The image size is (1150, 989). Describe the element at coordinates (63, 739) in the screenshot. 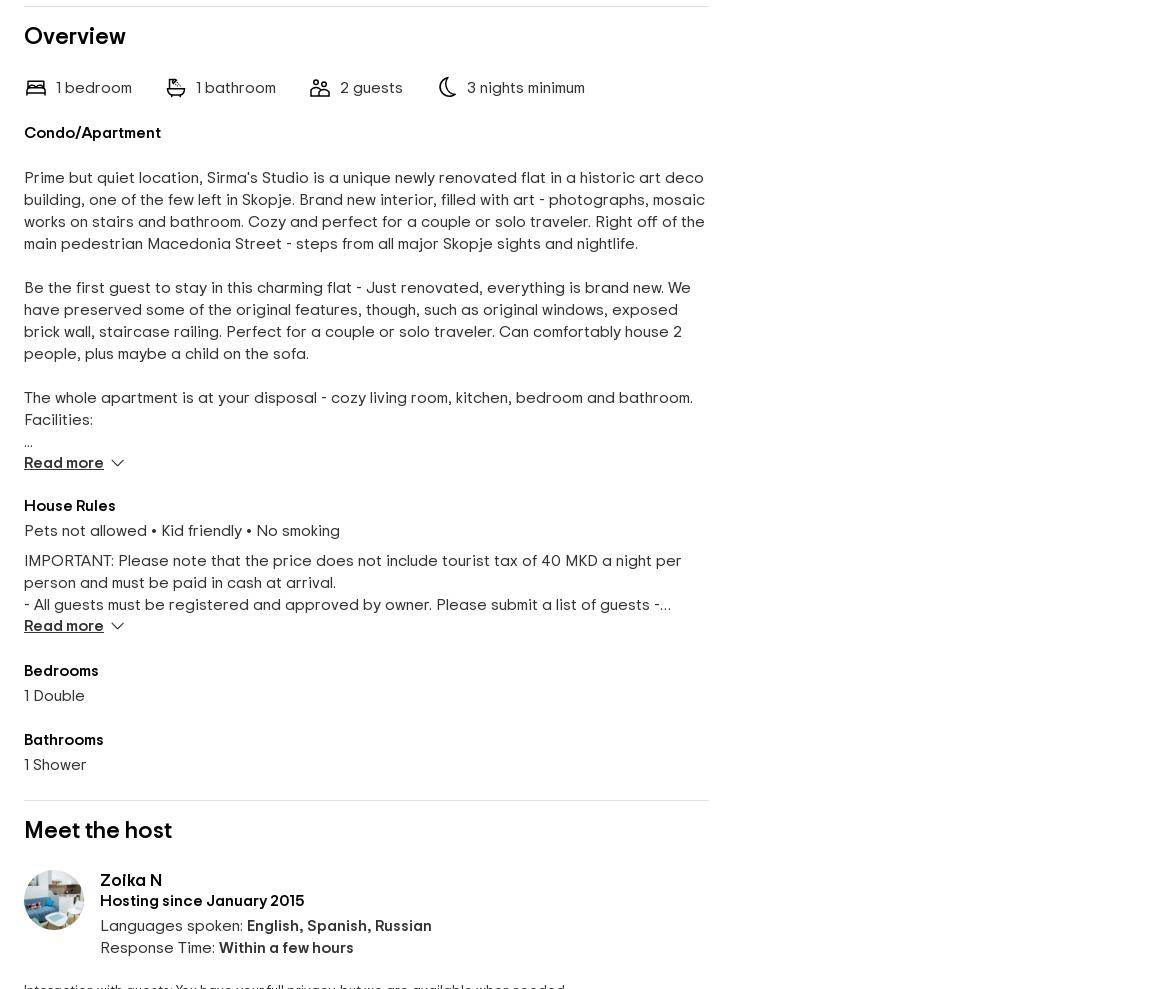

I see `'Bathrooms'` at that location.